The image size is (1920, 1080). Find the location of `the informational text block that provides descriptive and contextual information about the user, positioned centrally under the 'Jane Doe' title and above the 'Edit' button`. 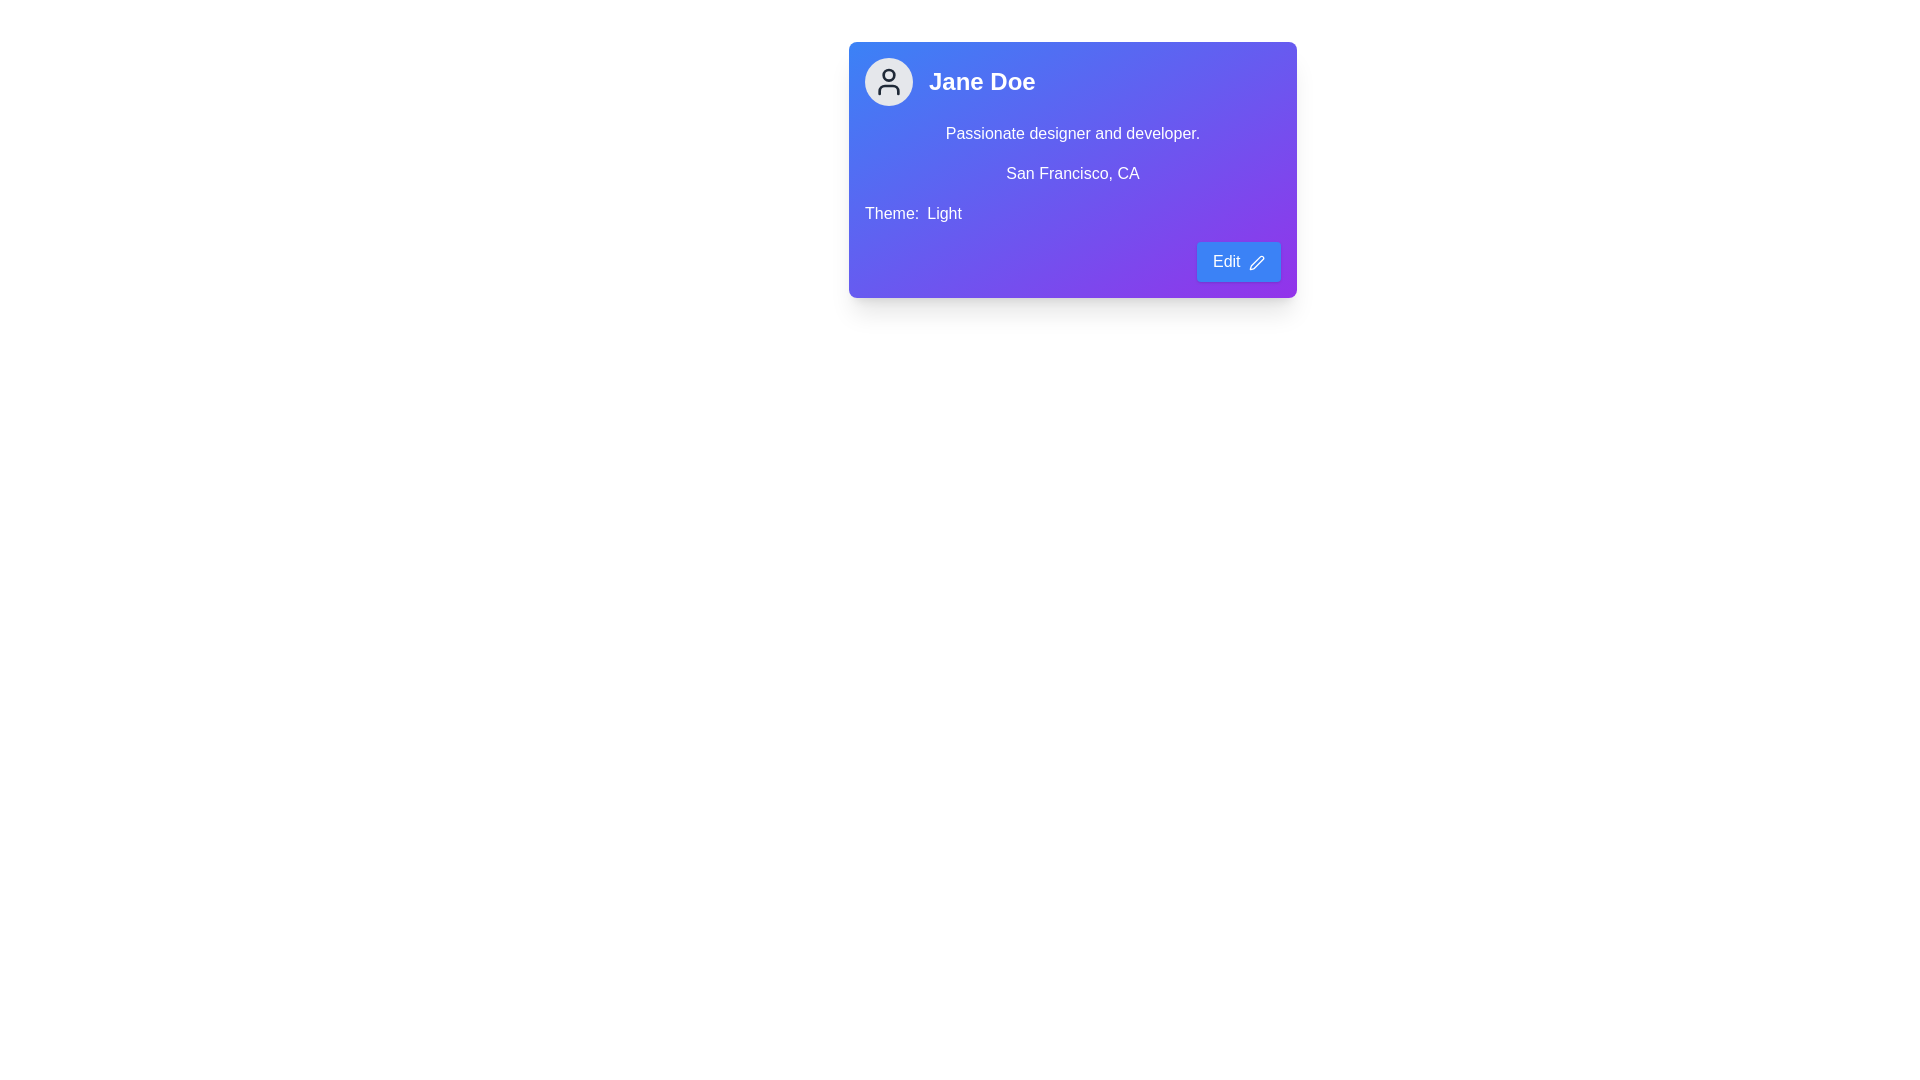

the informational text block that provides descriptive and contextual information about the user, positioned centrally under the 'Jane Doe' title and above the 'Edit' button is located at coordinates (1072, 172).